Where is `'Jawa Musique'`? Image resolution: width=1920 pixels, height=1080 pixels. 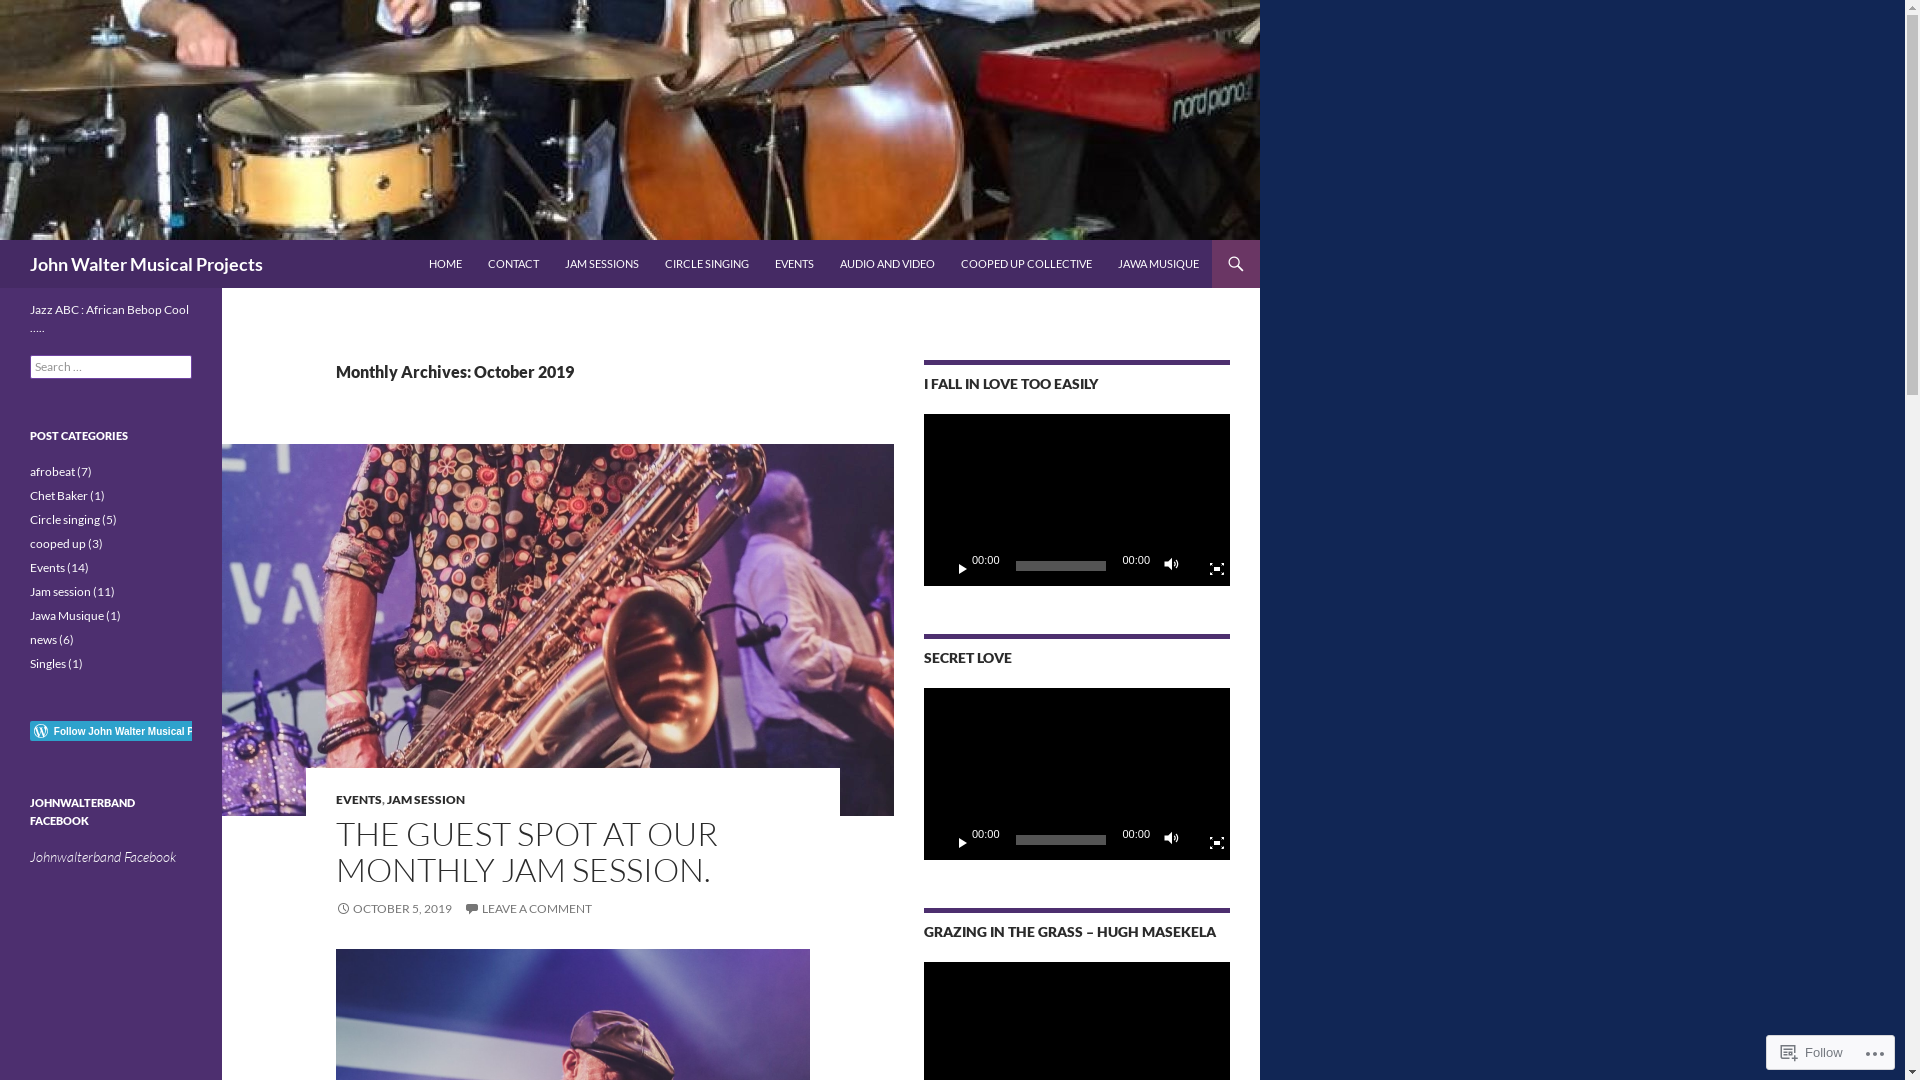 'Jawa Musique' is located at coordinates (29, 614).